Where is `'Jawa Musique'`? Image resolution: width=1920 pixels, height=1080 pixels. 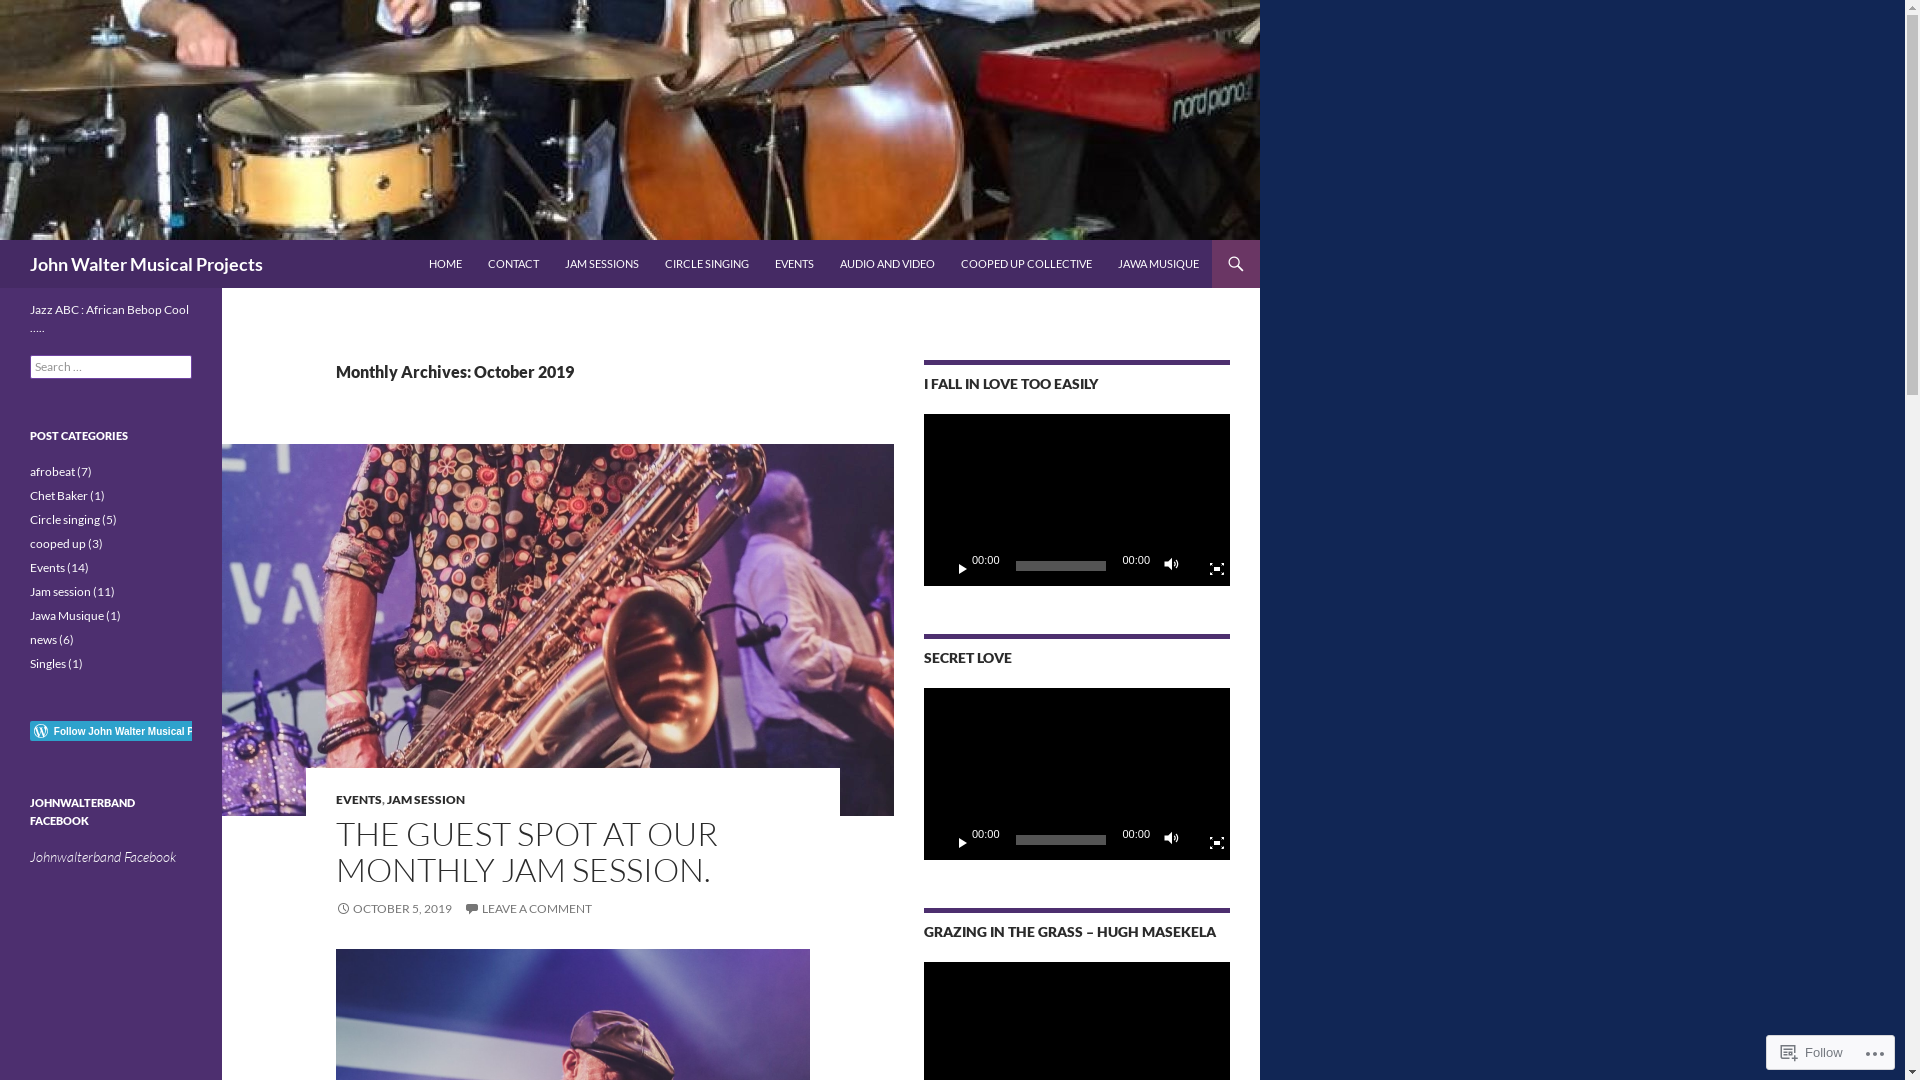 'Jawa Musique' is located at coordinates (29, 614).